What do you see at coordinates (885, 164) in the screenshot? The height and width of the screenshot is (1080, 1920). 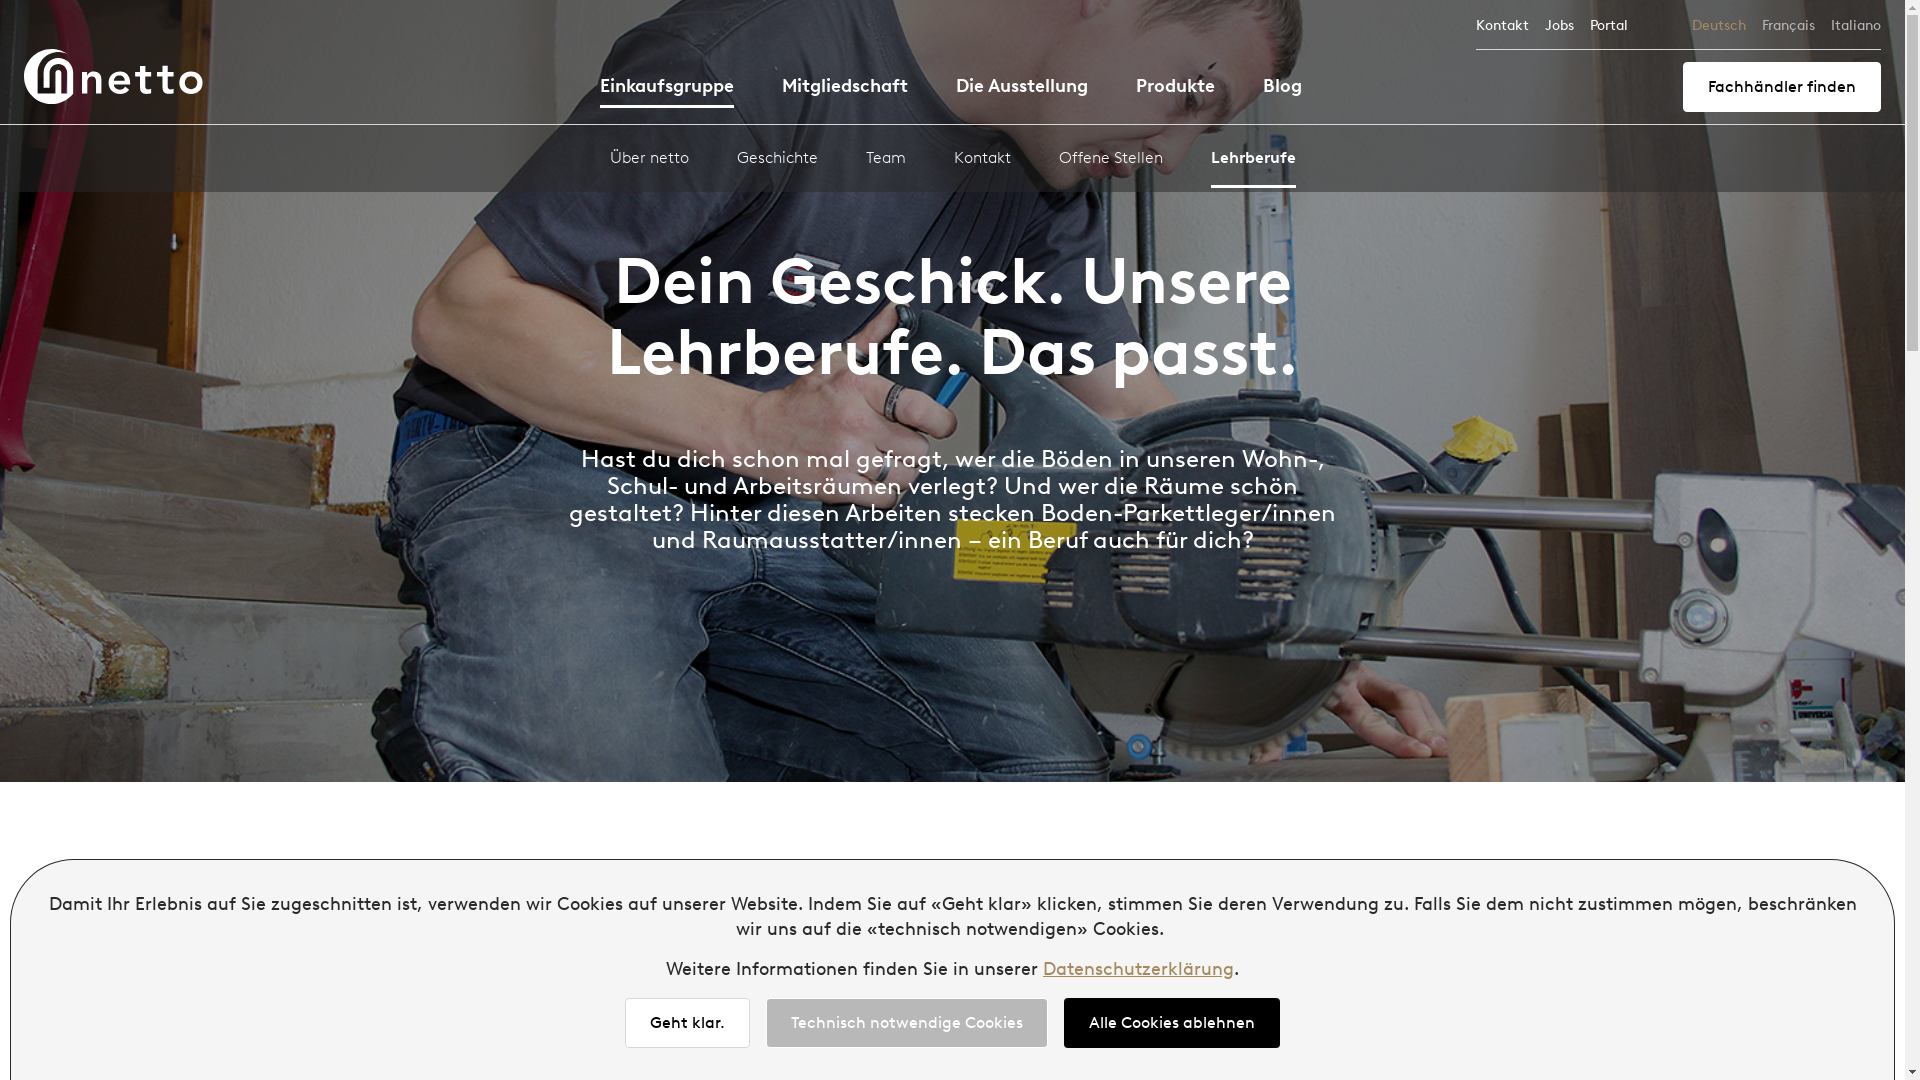 I see `'Team'` at bounding box center [885, 164].